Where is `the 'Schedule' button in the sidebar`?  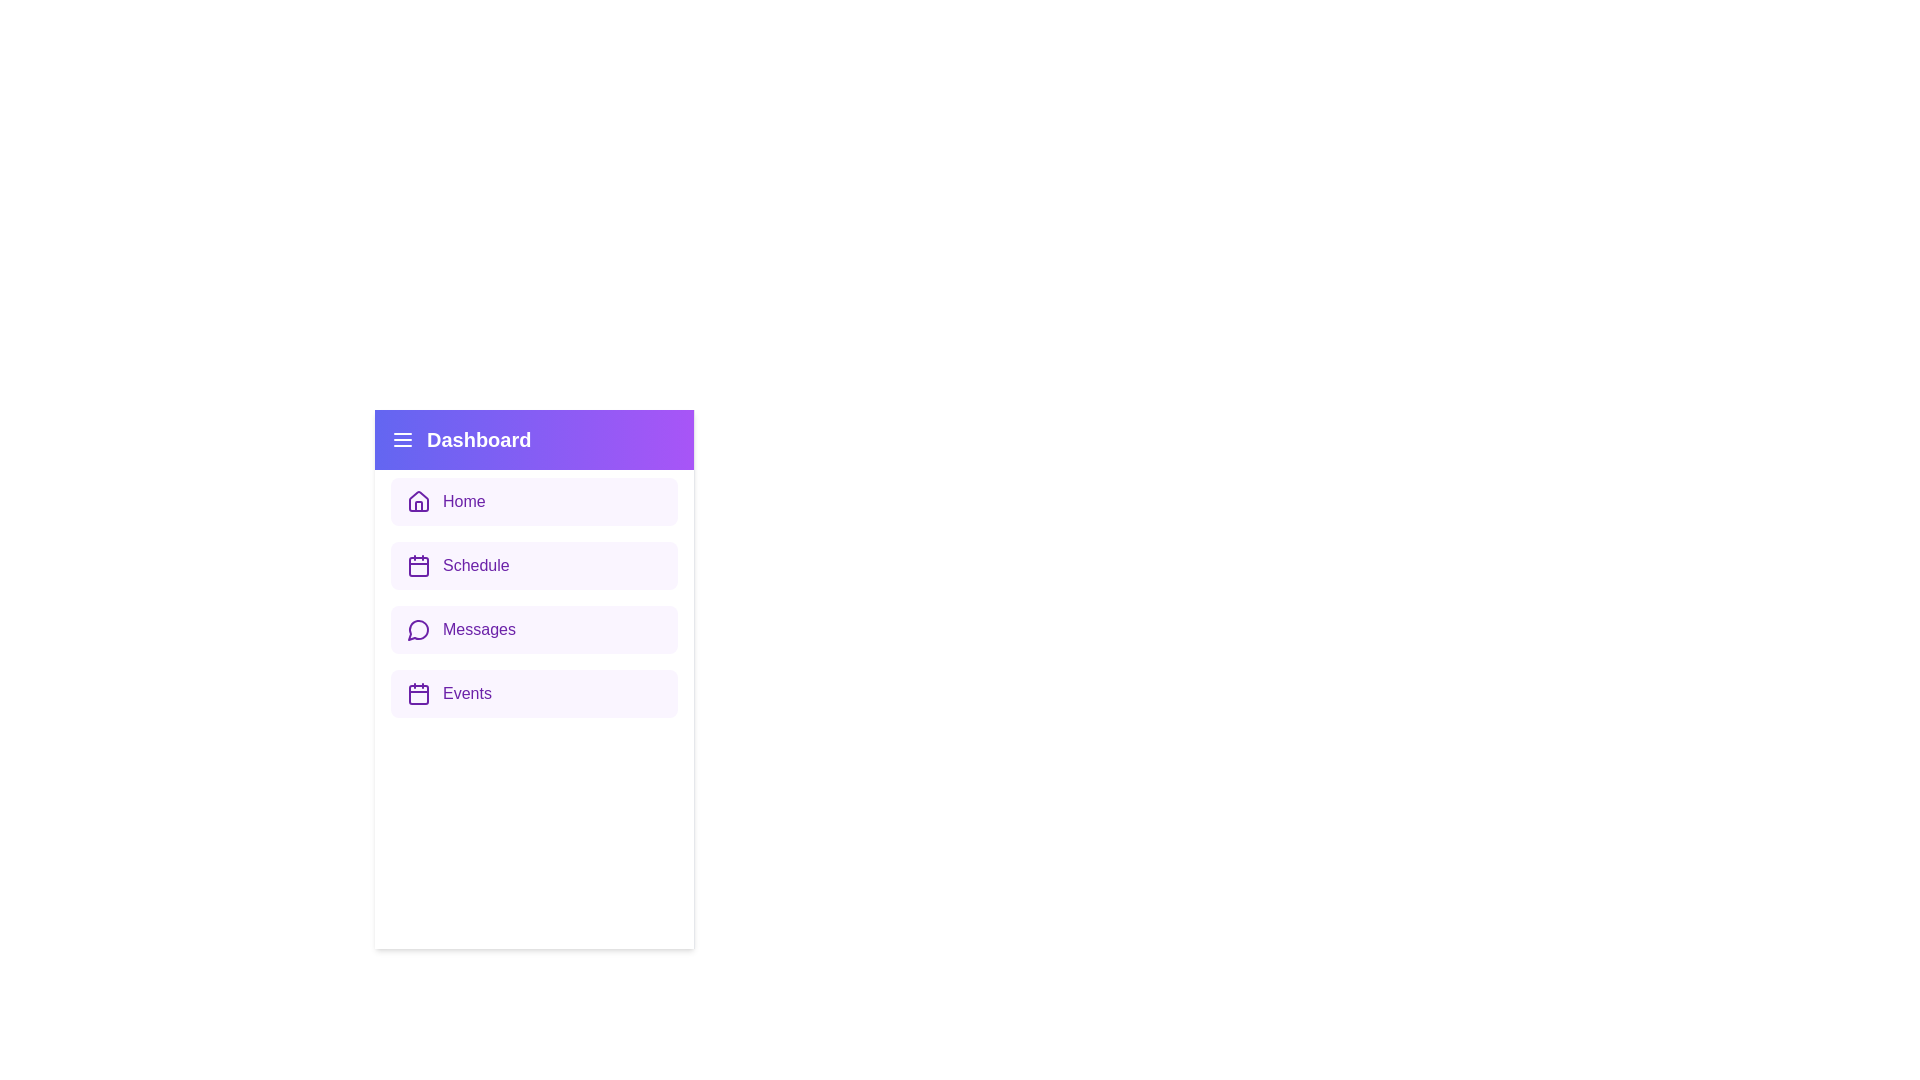 the 'Schedule' button in the sidebar is located at coordinates (534, 566).